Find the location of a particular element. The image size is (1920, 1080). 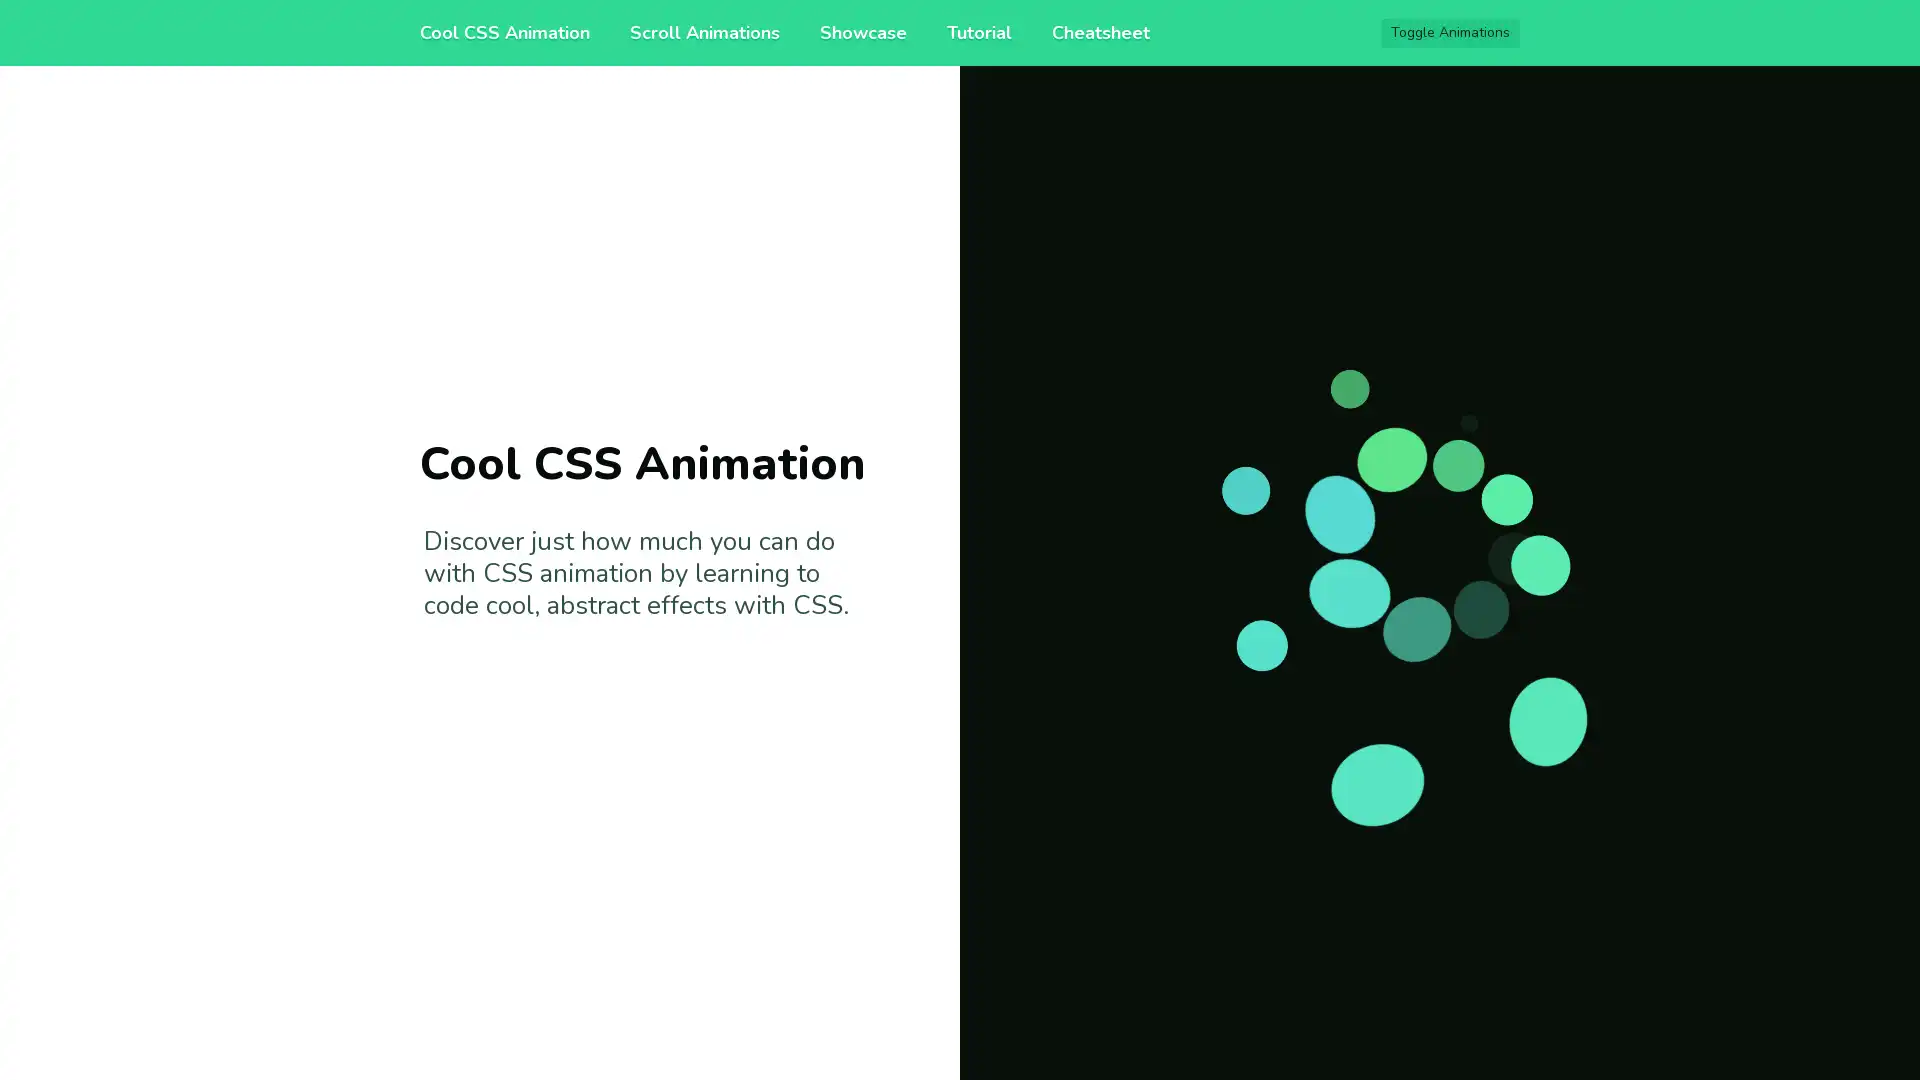

Toggle Animations is located at coordinates (1450, 33).